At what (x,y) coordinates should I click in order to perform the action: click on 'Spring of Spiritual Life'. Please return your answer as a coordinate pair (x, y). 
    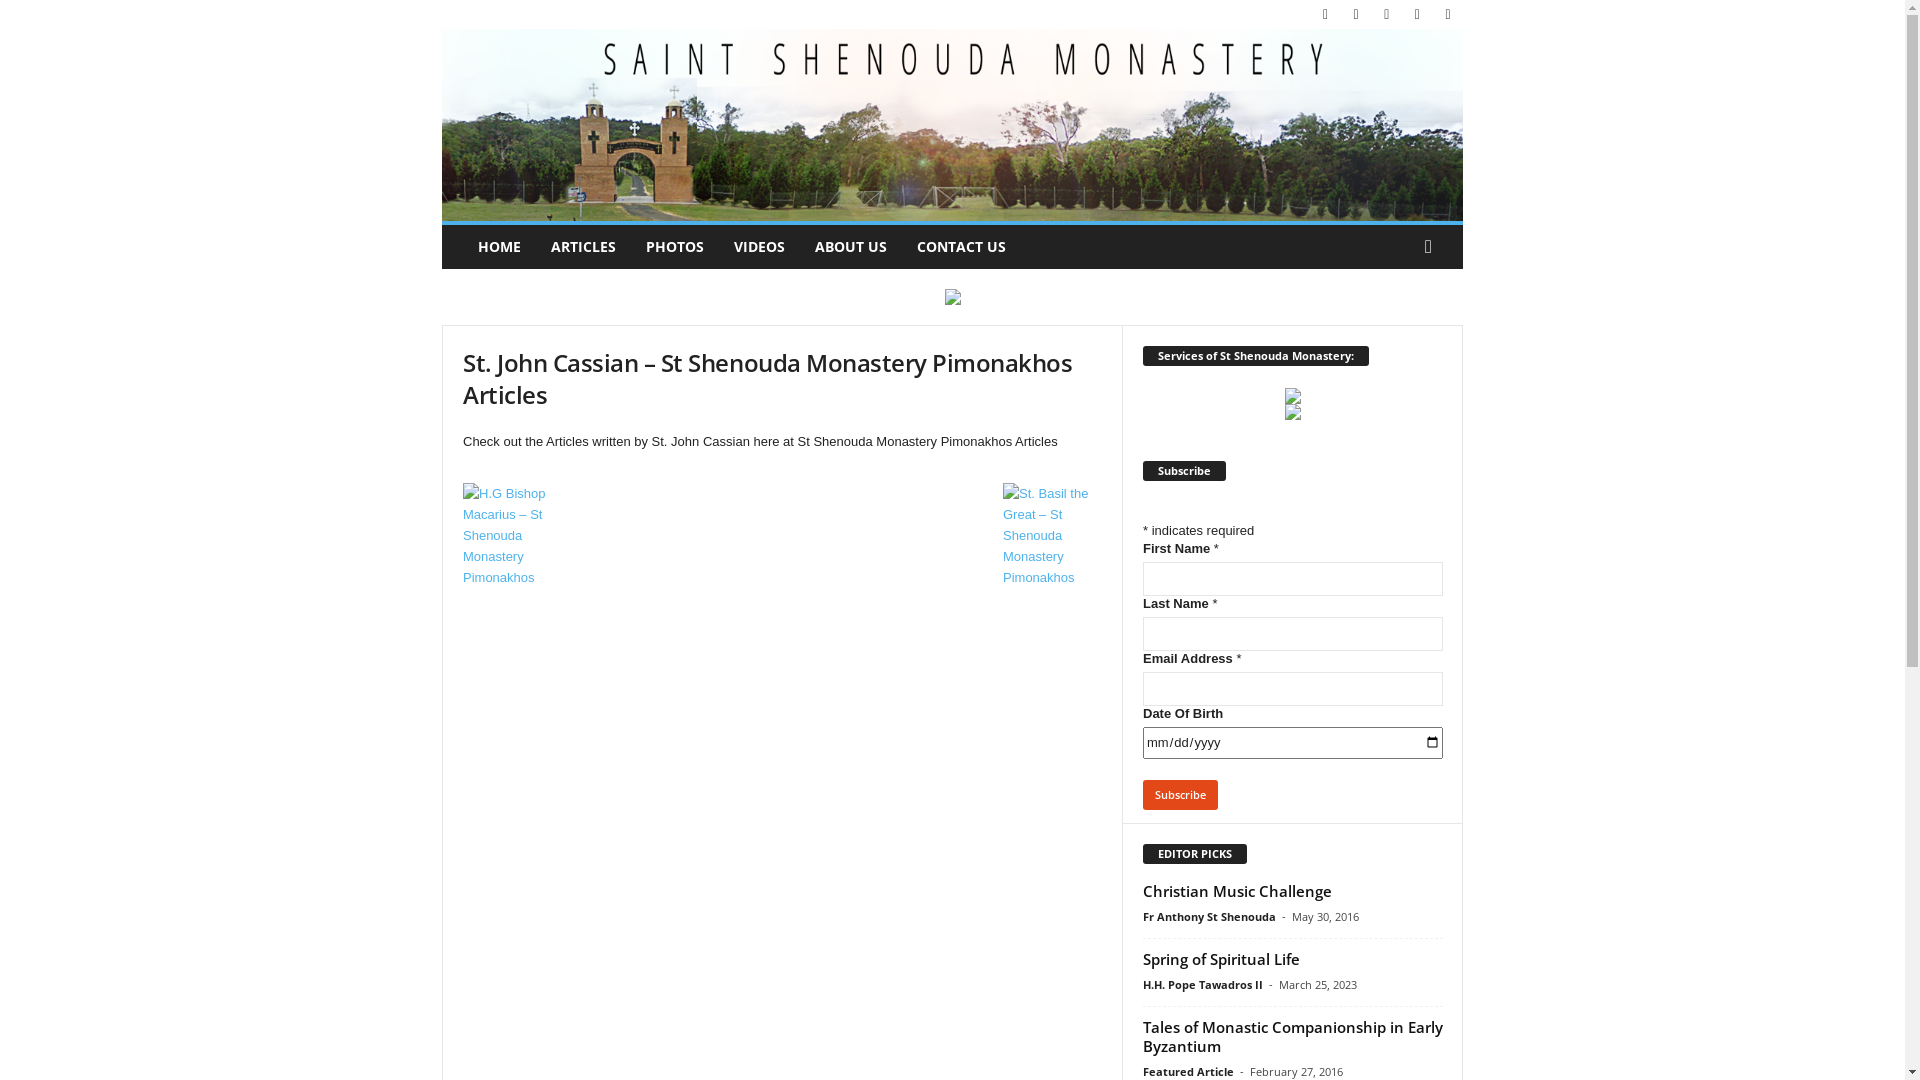
    Looking at the image, I should click on (1220, 958).